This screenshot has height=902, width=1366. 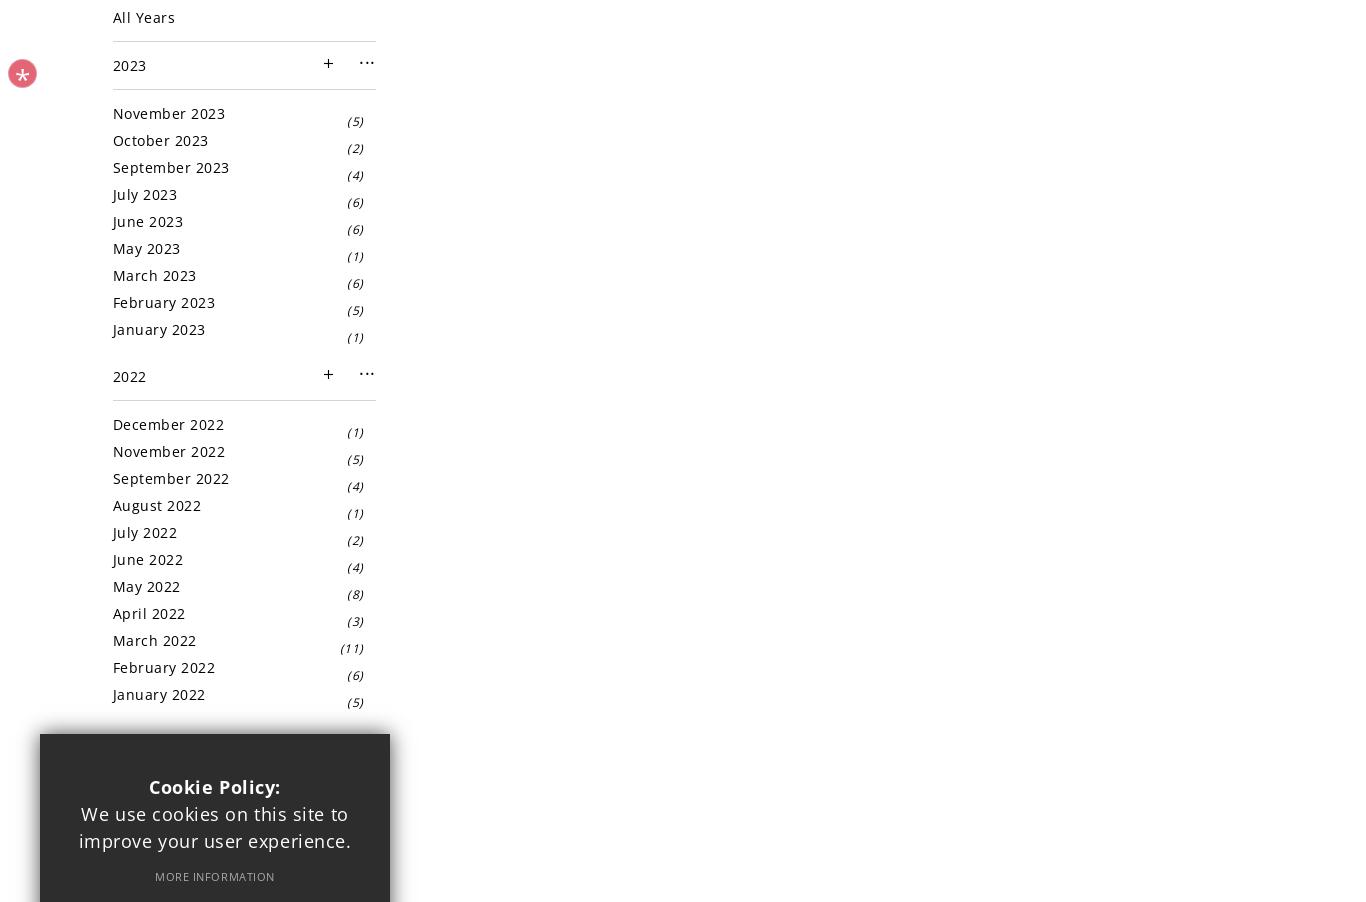 What do you see at coordinates (112, 504) in the screenshot?
I see `'August 2022'` at bounding box center [112, 504].